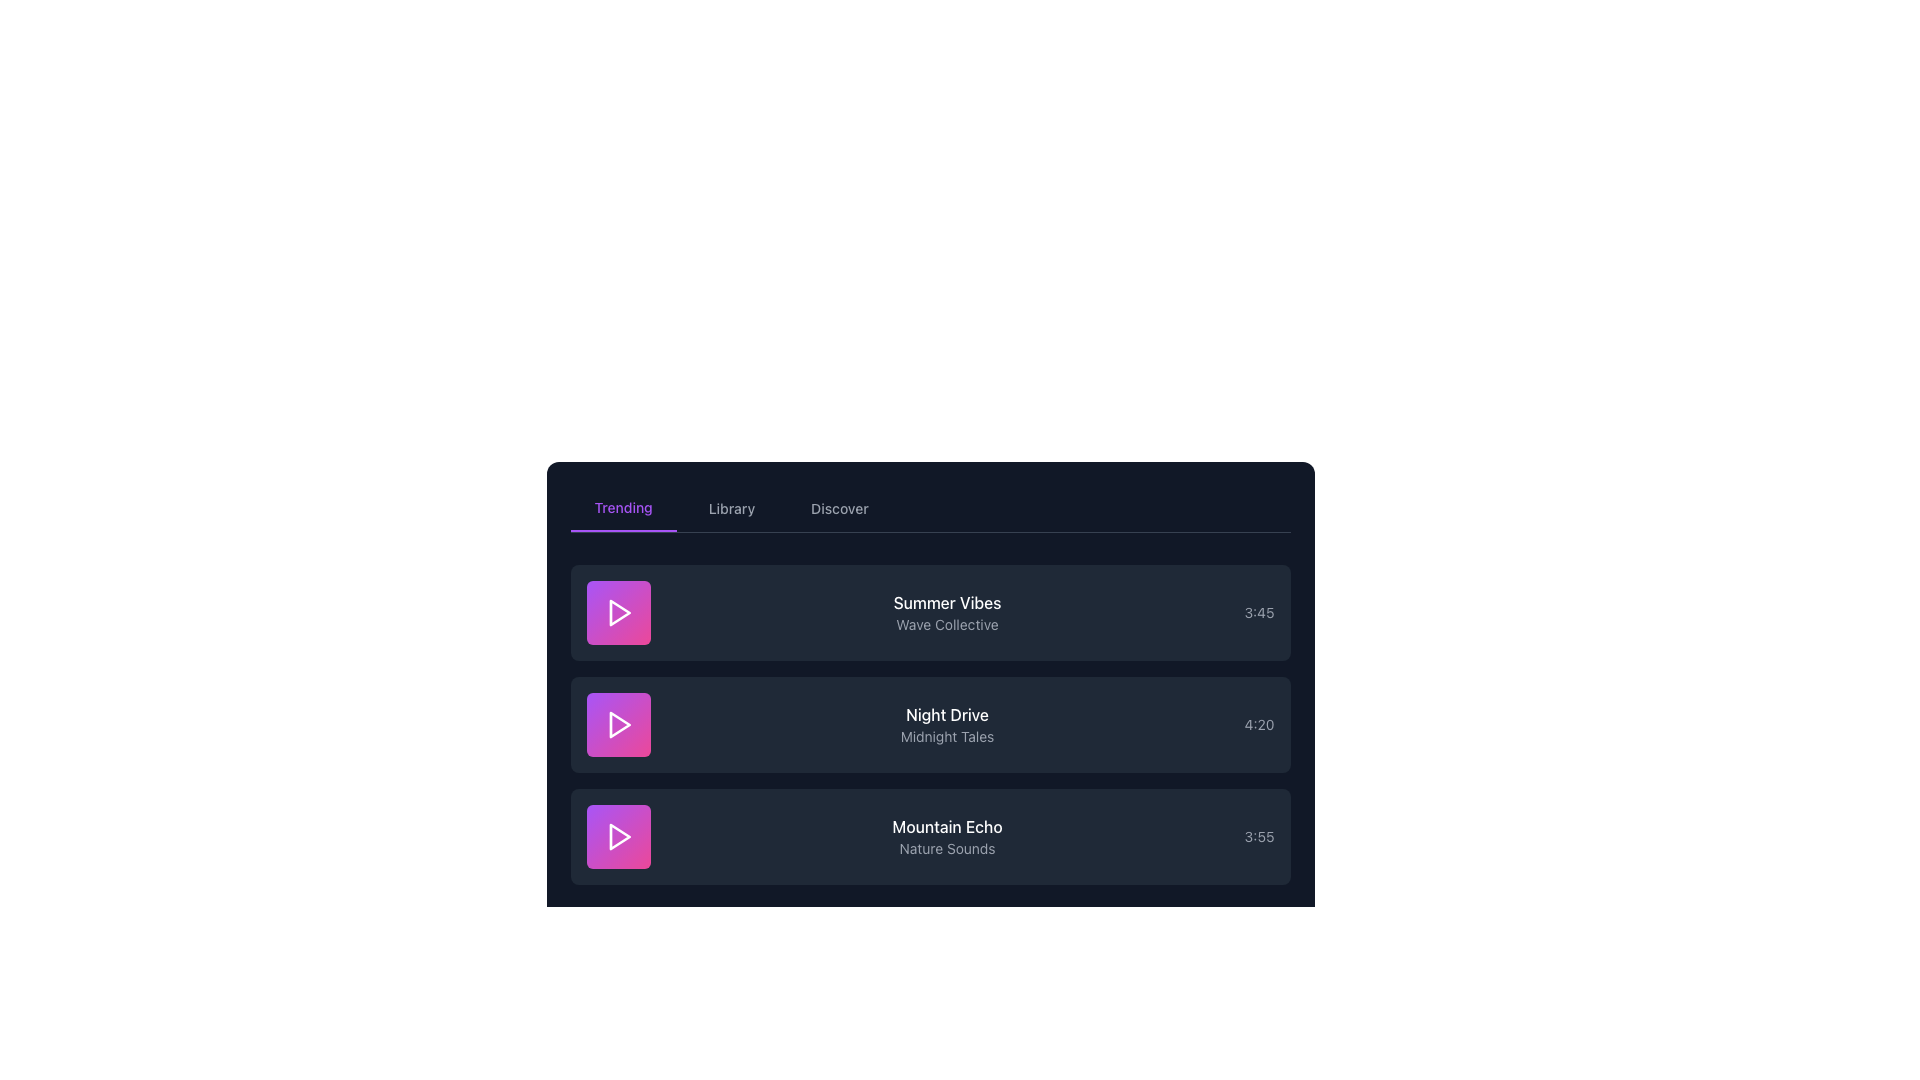 This screenshot has height=1080, width=1920. Describe the element at coordinates (946, 736) in the screenshot. I see `the text label displaying 'Midnight Tales', which is located beneath the 'Night Drive' text in the second block of content` at that location.